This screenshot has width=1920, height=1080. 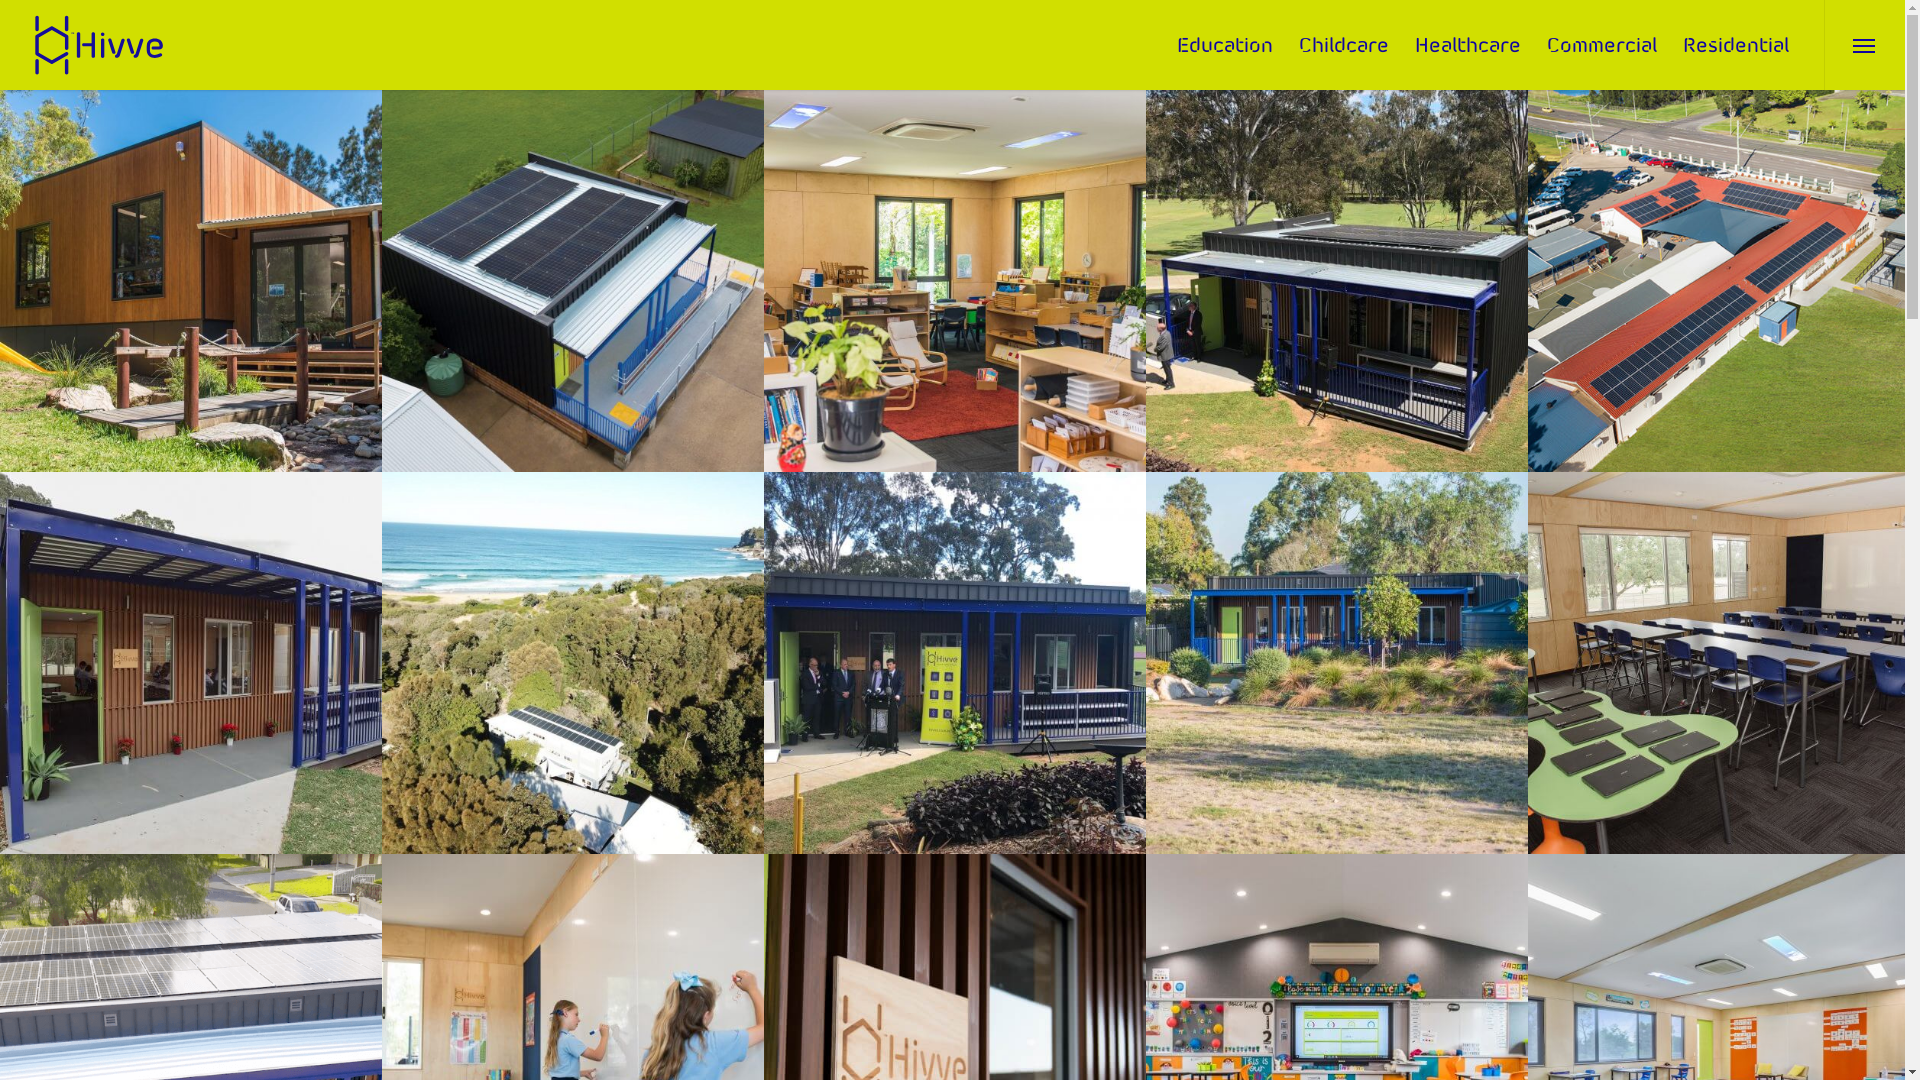 What do you see at coordinates (1735, 45) in the screenshot?
I see `'Residential'` at bounding box center [1735, 45].